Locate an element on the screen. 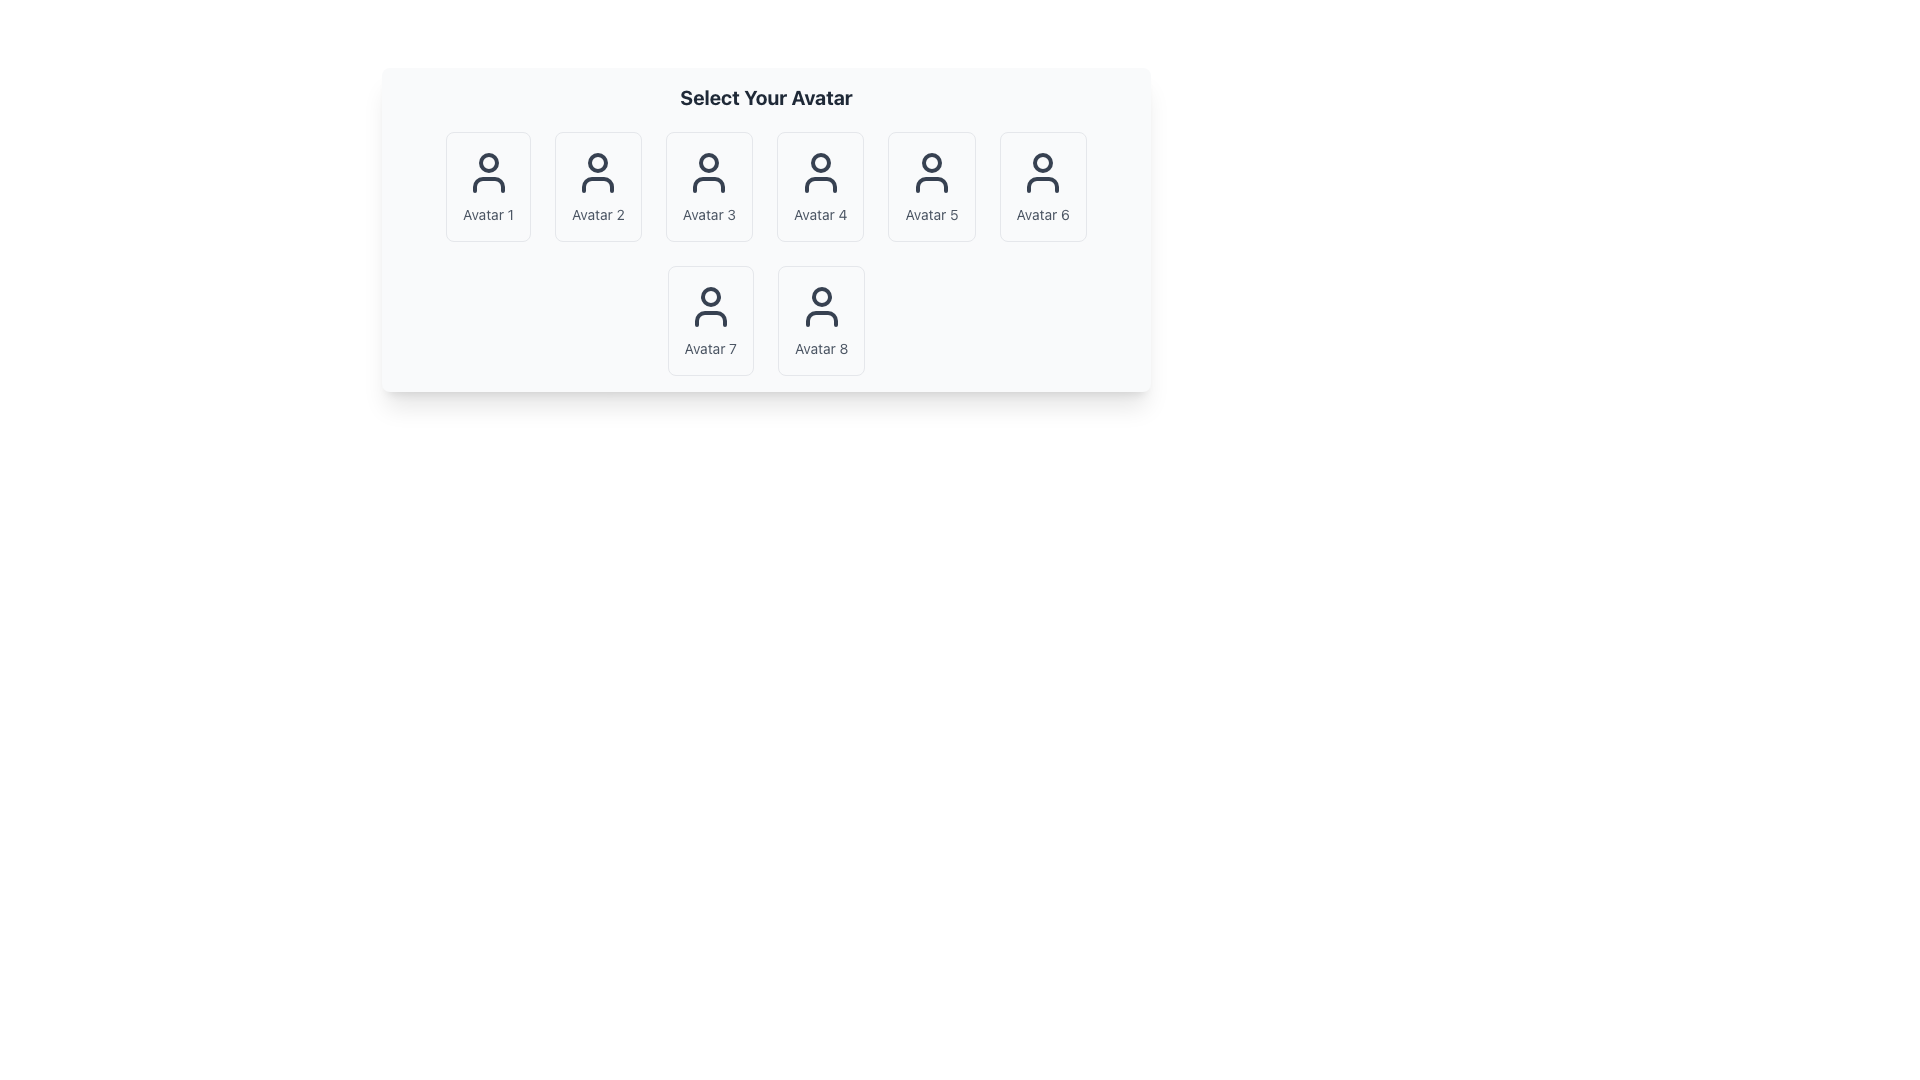 The width and height of the screenshot is (1920, 1080). text label 'Avatar 7' displayed in gray font below the avatar icon in the avatar selection grid is located at coordinates (710, 347).